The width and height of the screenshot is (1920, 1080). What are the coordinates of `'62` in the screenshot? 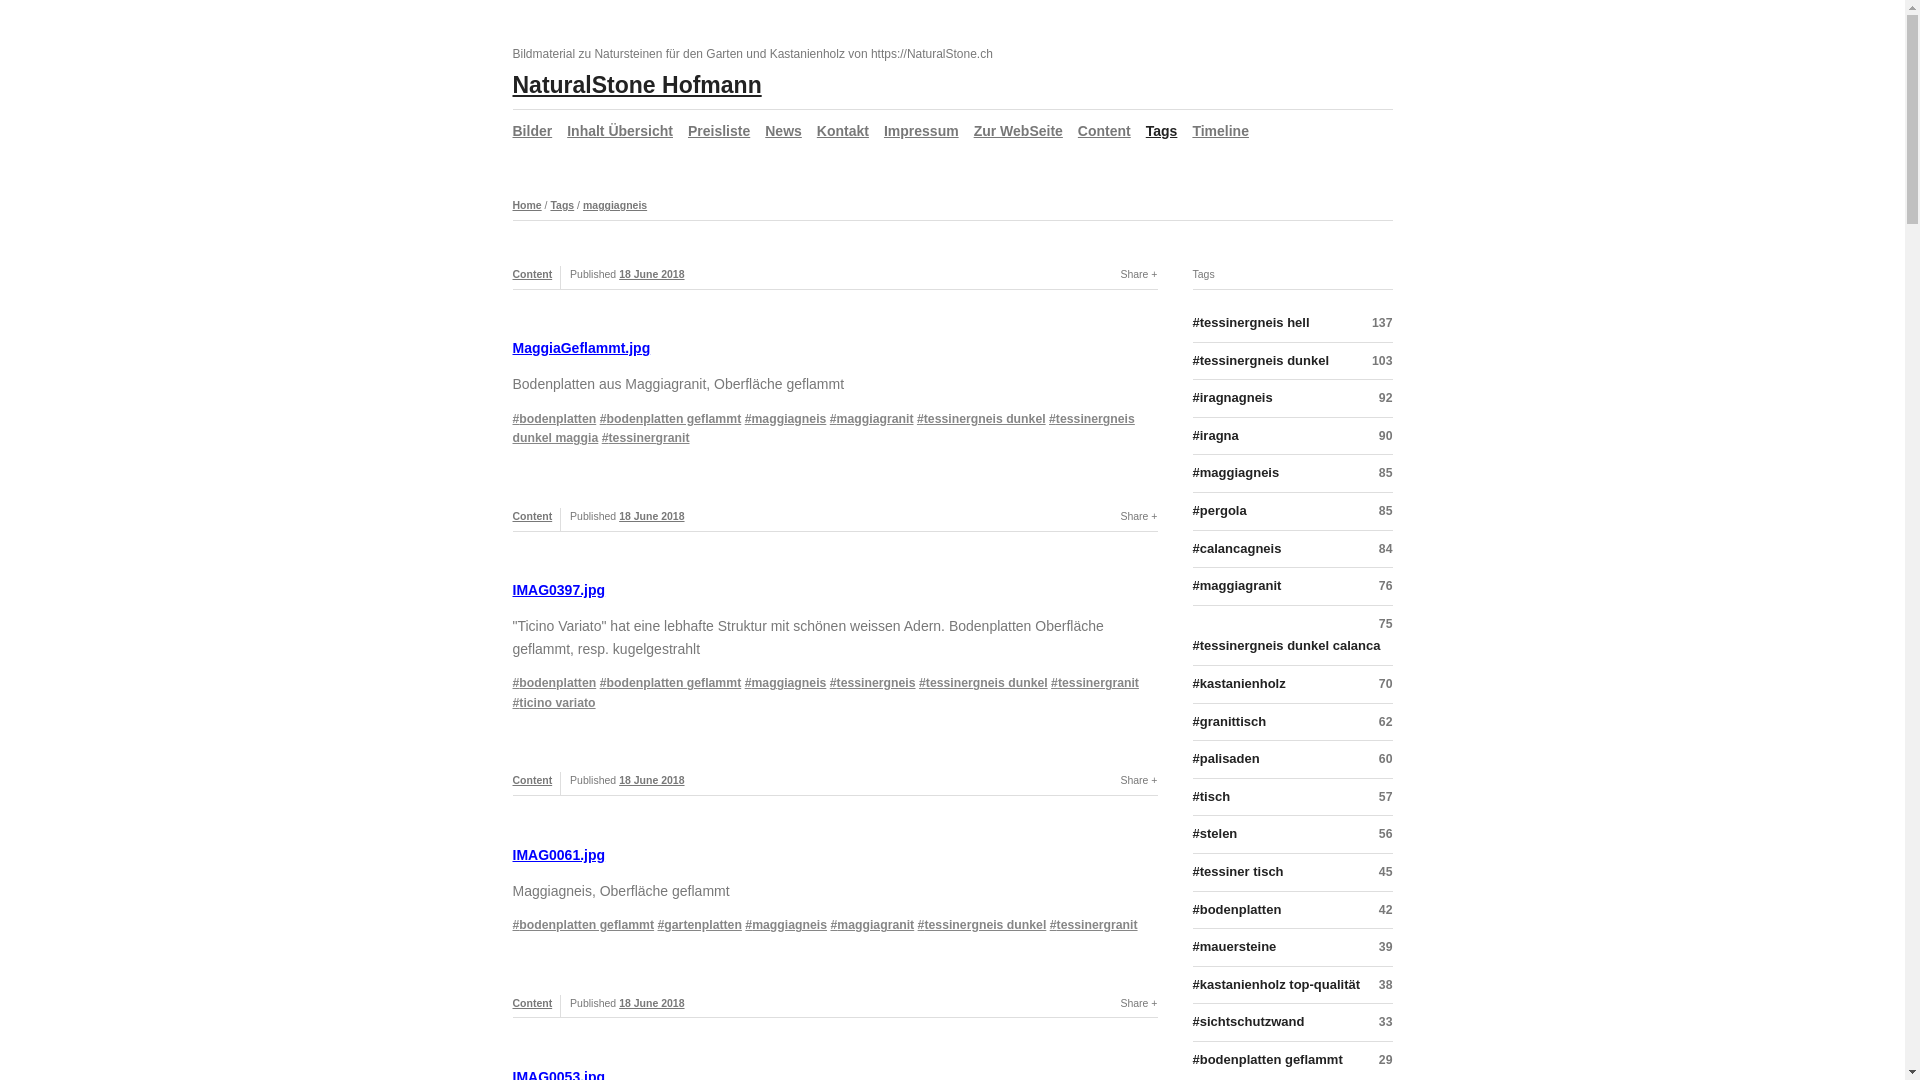 It's located at (1291, 722).